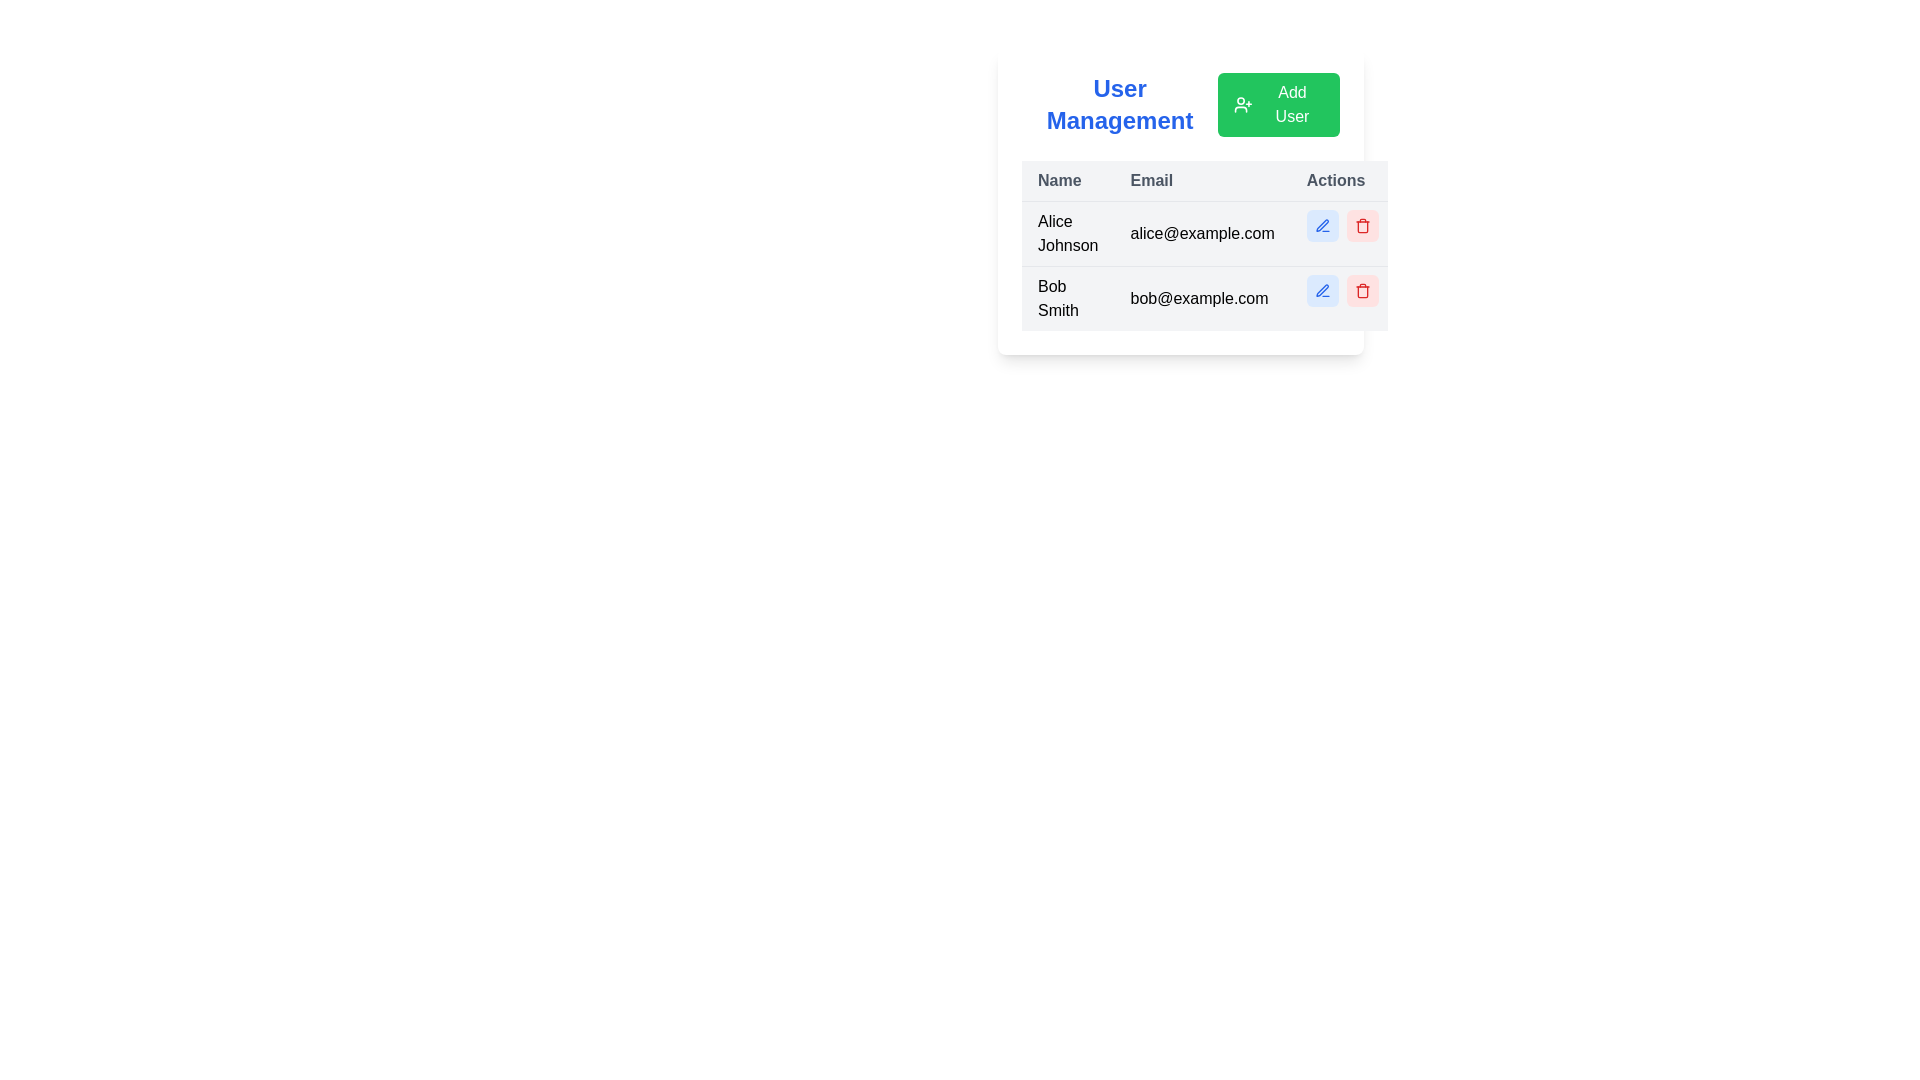 Image resolution: width=1920 pixels, height=1080 pixels. I want to click on the delete button with a trash icon, so click(1361, 290).